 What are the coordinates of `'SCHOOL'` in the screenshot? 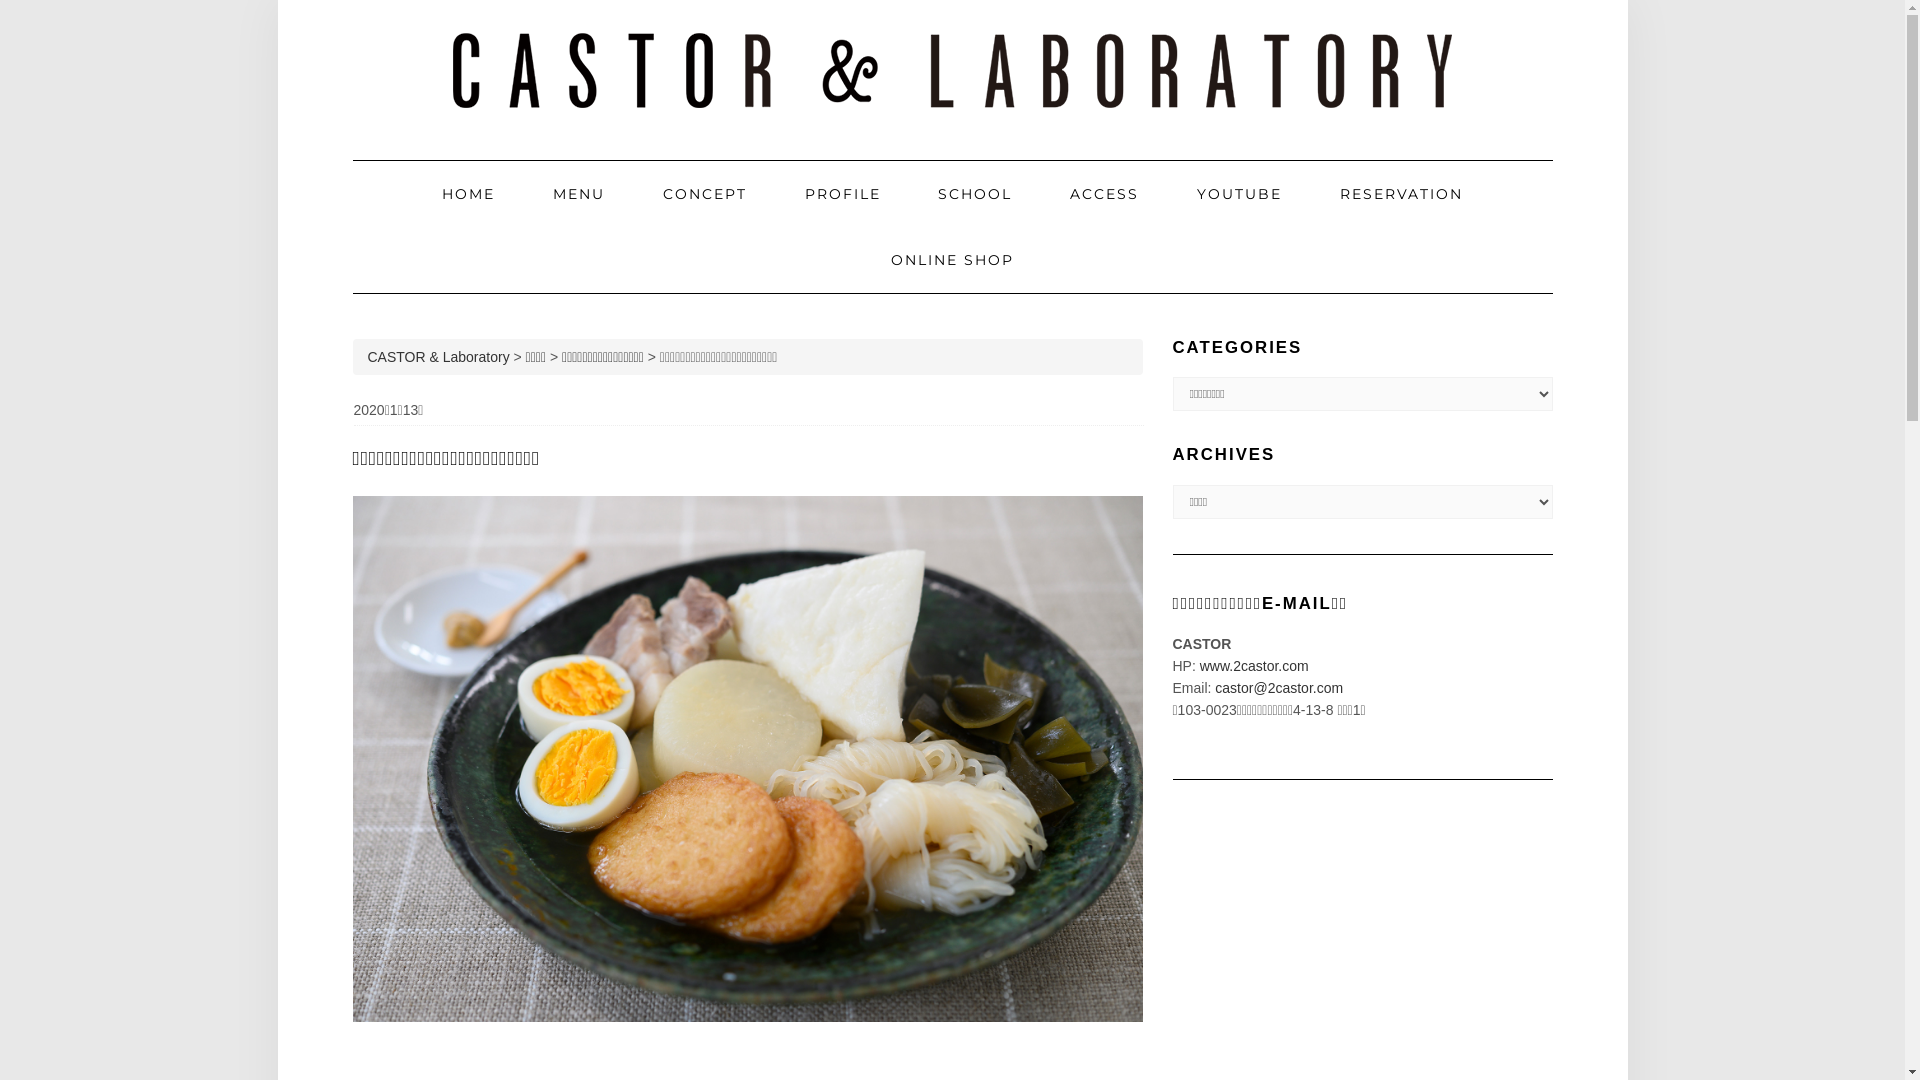 It's located at (974, 193).